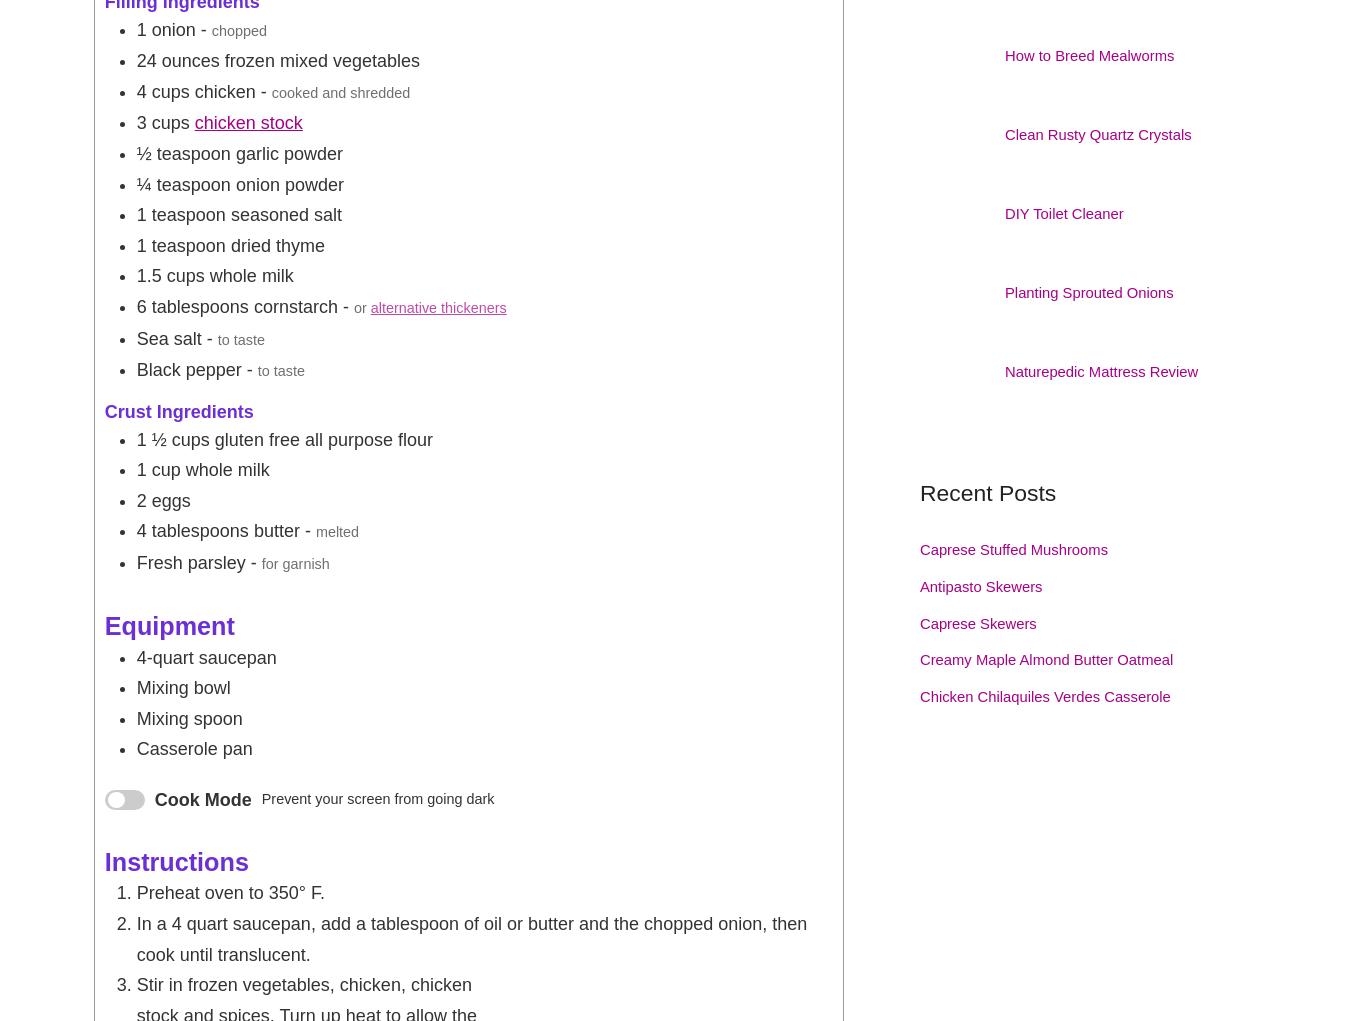 This screenshot has width=1350, height=1021. What do you see at coordinates (259, 798) in the screenshot?
I see `'Prevent your screen from going dark'` at bounding box center [259, 798].